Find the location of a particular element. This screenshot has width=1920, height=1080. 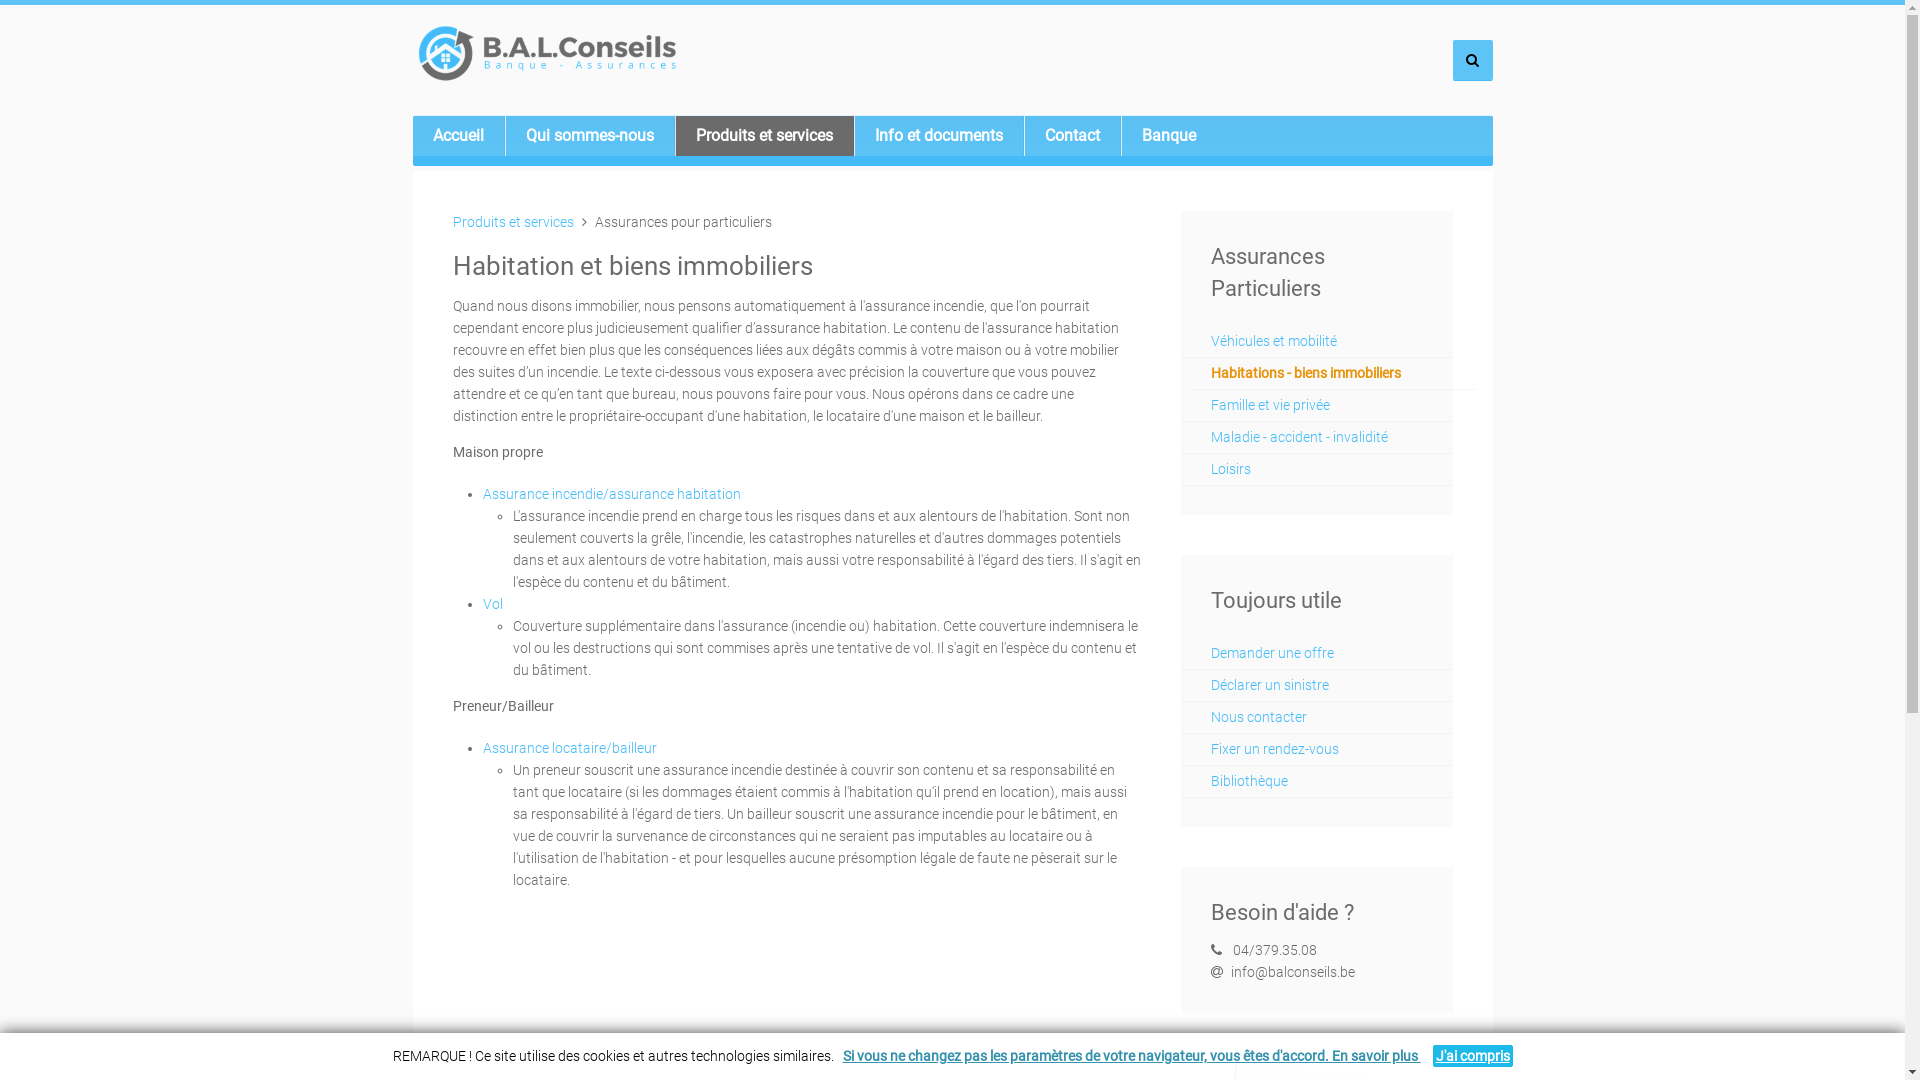

'Produits et services' is located at coordinates (512, 222).